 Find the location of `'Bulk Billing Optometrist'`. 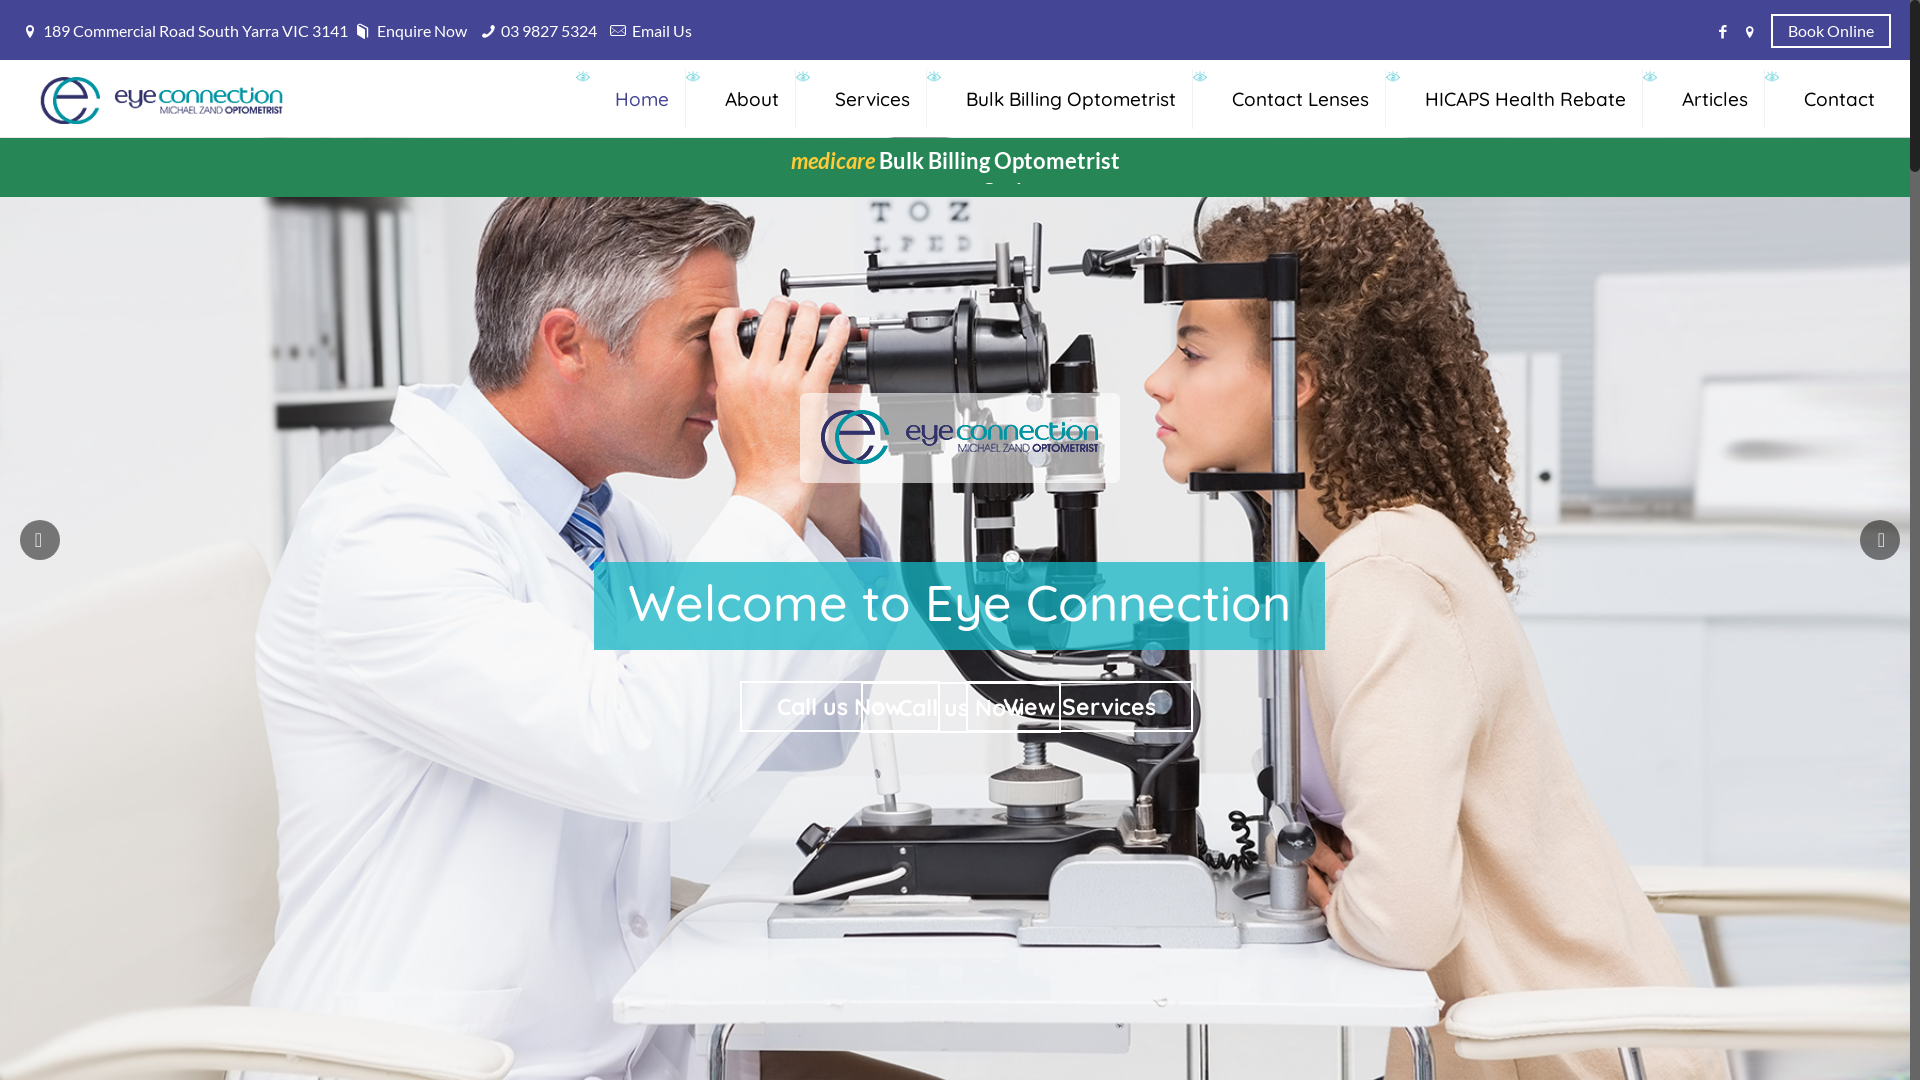

'Bulk Billing Optometrist' is located at coordinates (1070, 98).